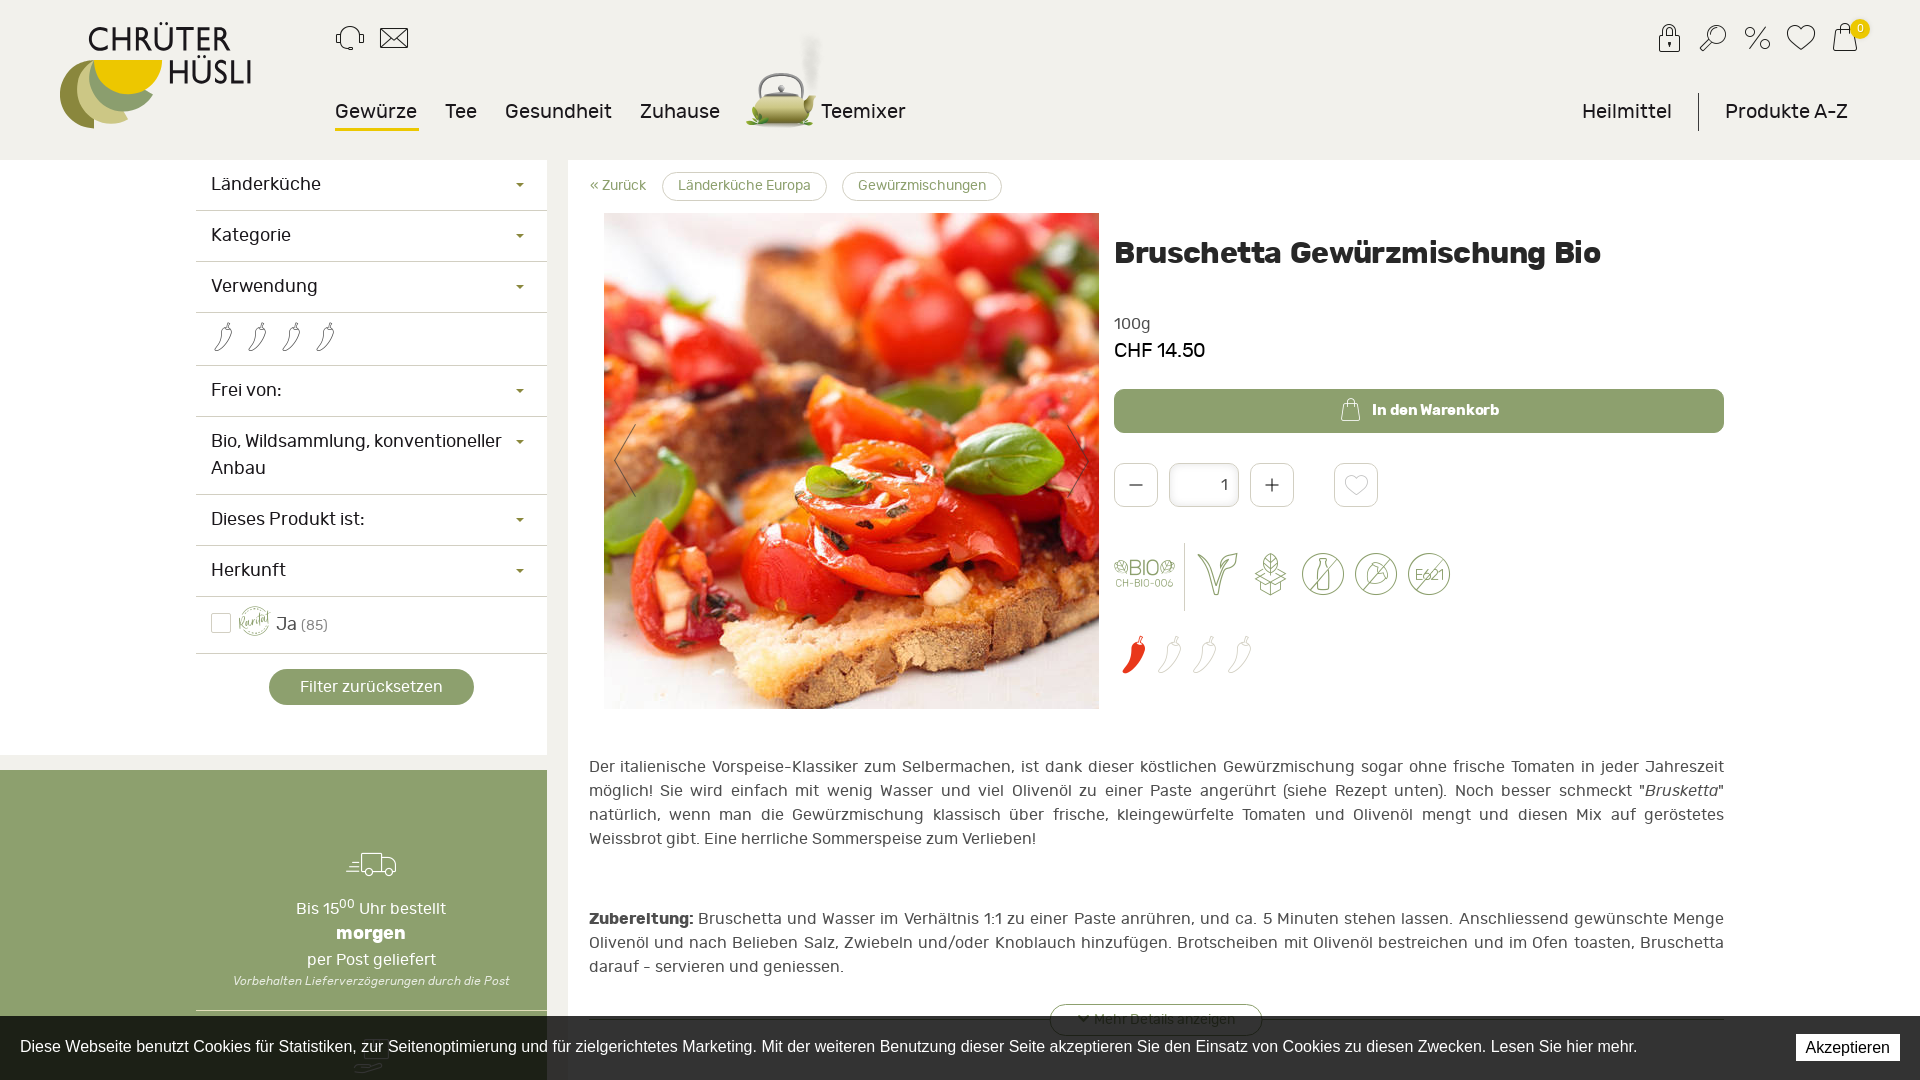 This screenshot has height=1080, width=1920. I want to click on 'Bio, Wildsammlung, konventioneller Anbau', so click(371, 455).